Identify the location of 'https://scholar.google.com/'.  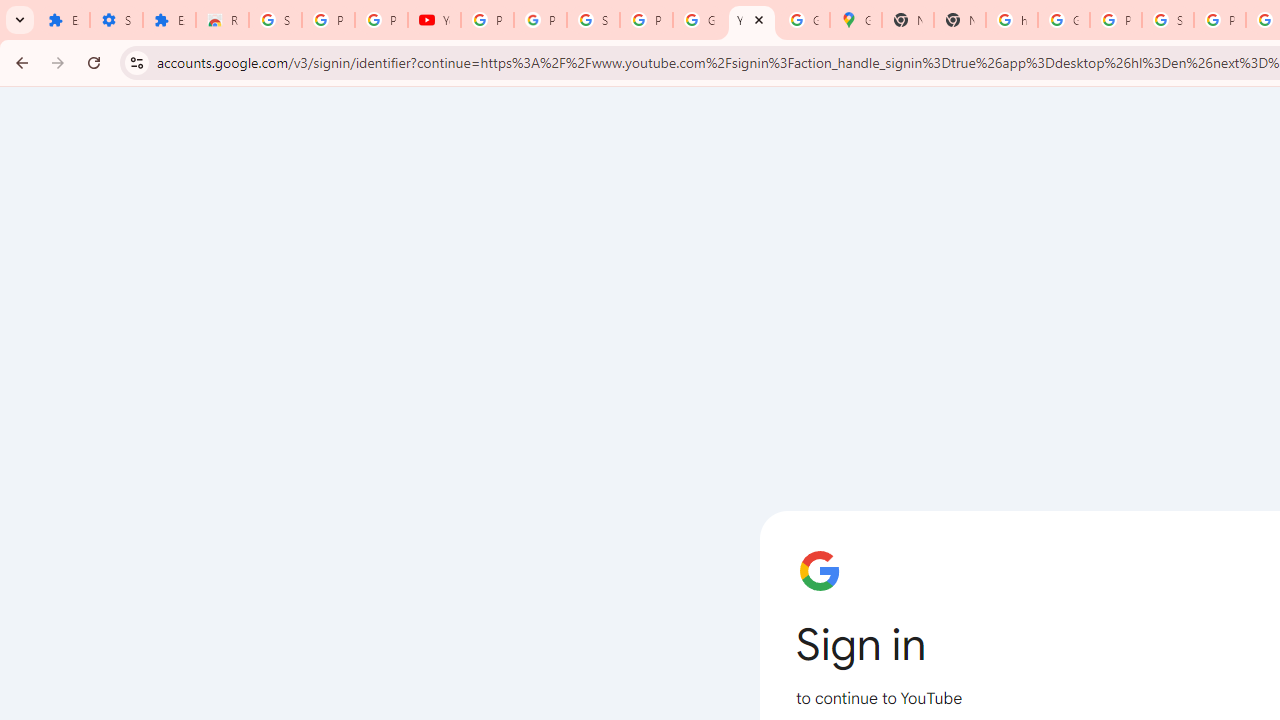
(1011, 20).